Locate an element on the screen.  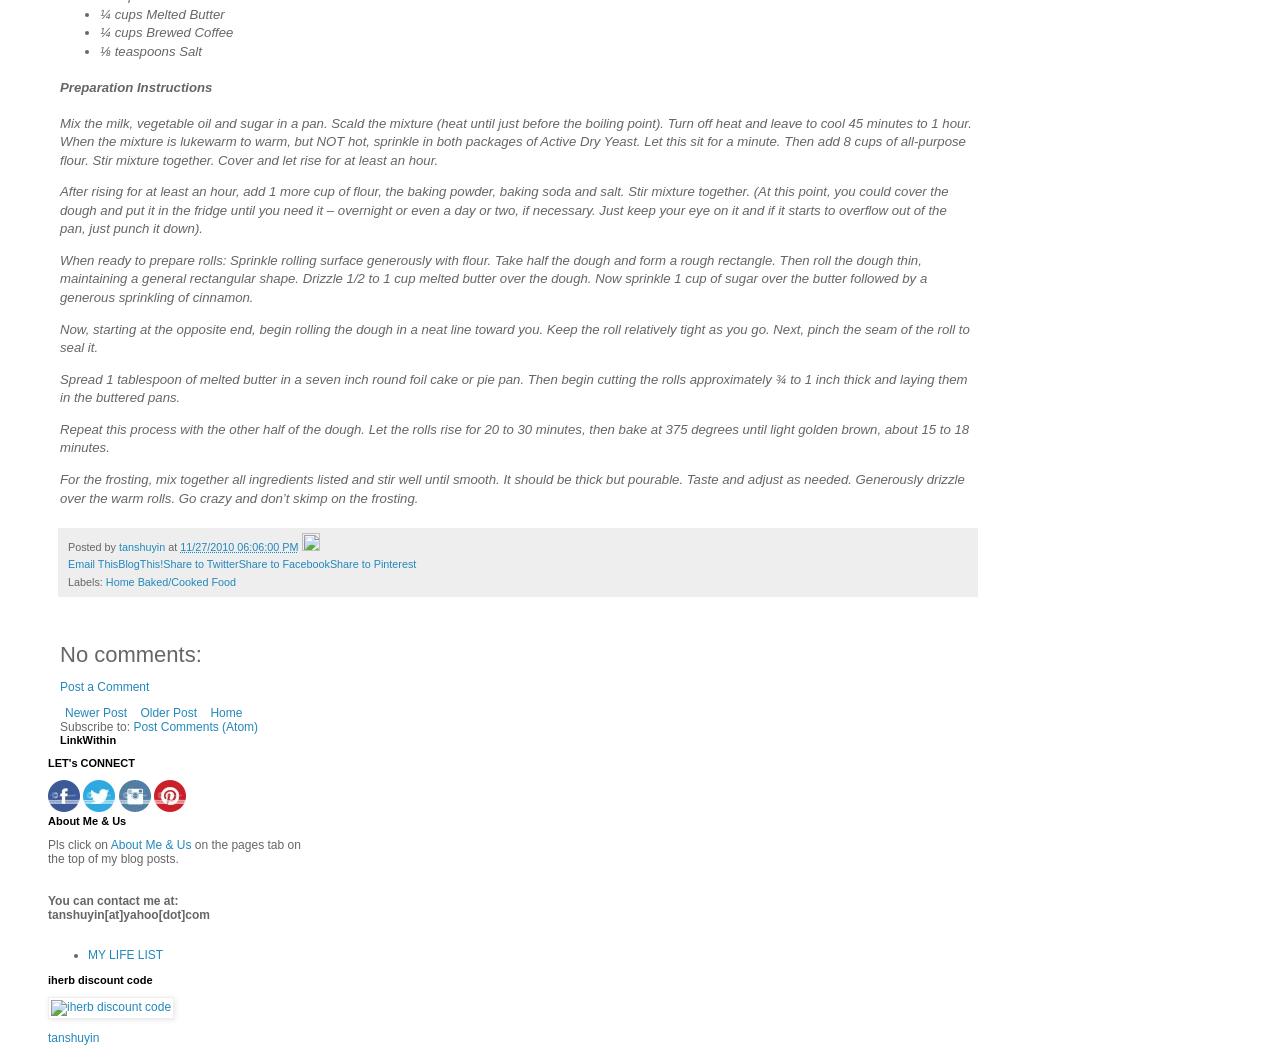
'Share to Pinterest' is located at coordinates (372, 563).